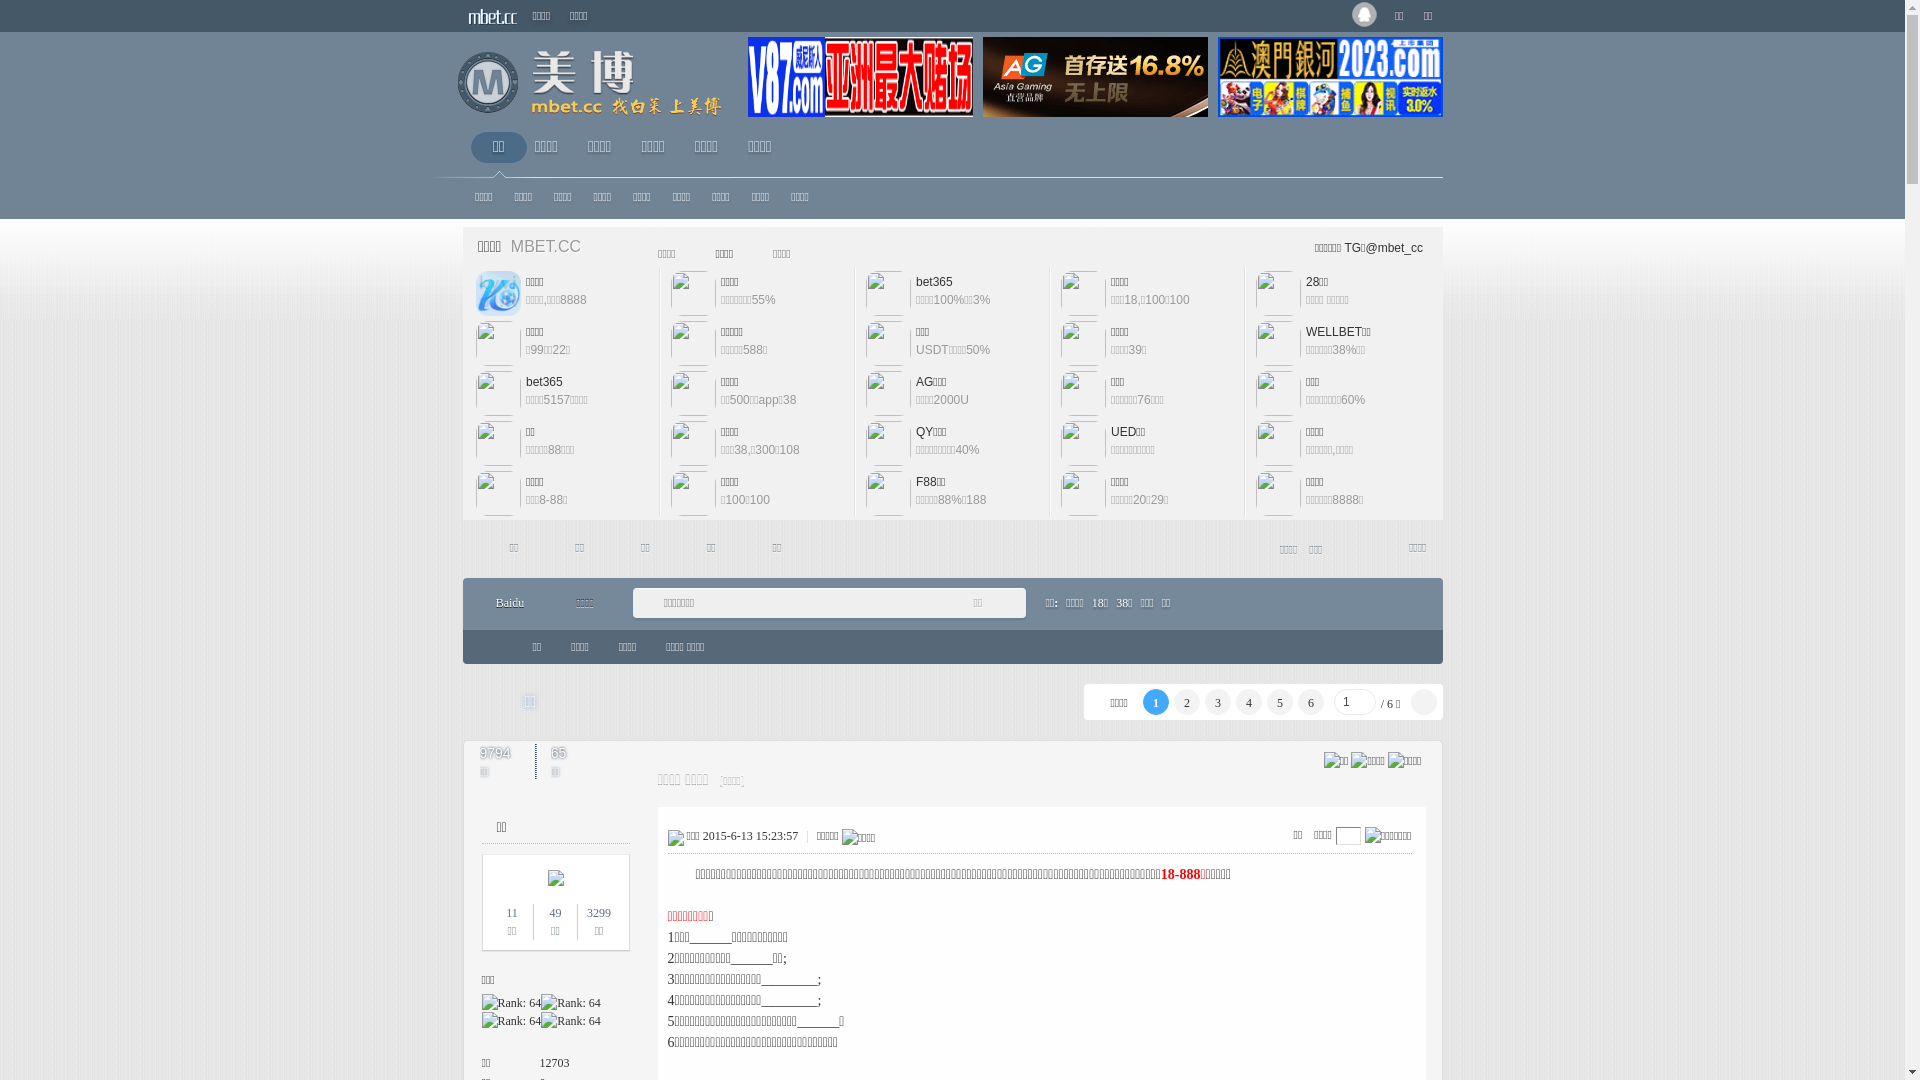 Image resolution: width=1920 pixels, height=1080 pixels. What do you see at coordinates (598, 913) in the screenshot?
I see `'3299'` at bounding box center [598, 913].